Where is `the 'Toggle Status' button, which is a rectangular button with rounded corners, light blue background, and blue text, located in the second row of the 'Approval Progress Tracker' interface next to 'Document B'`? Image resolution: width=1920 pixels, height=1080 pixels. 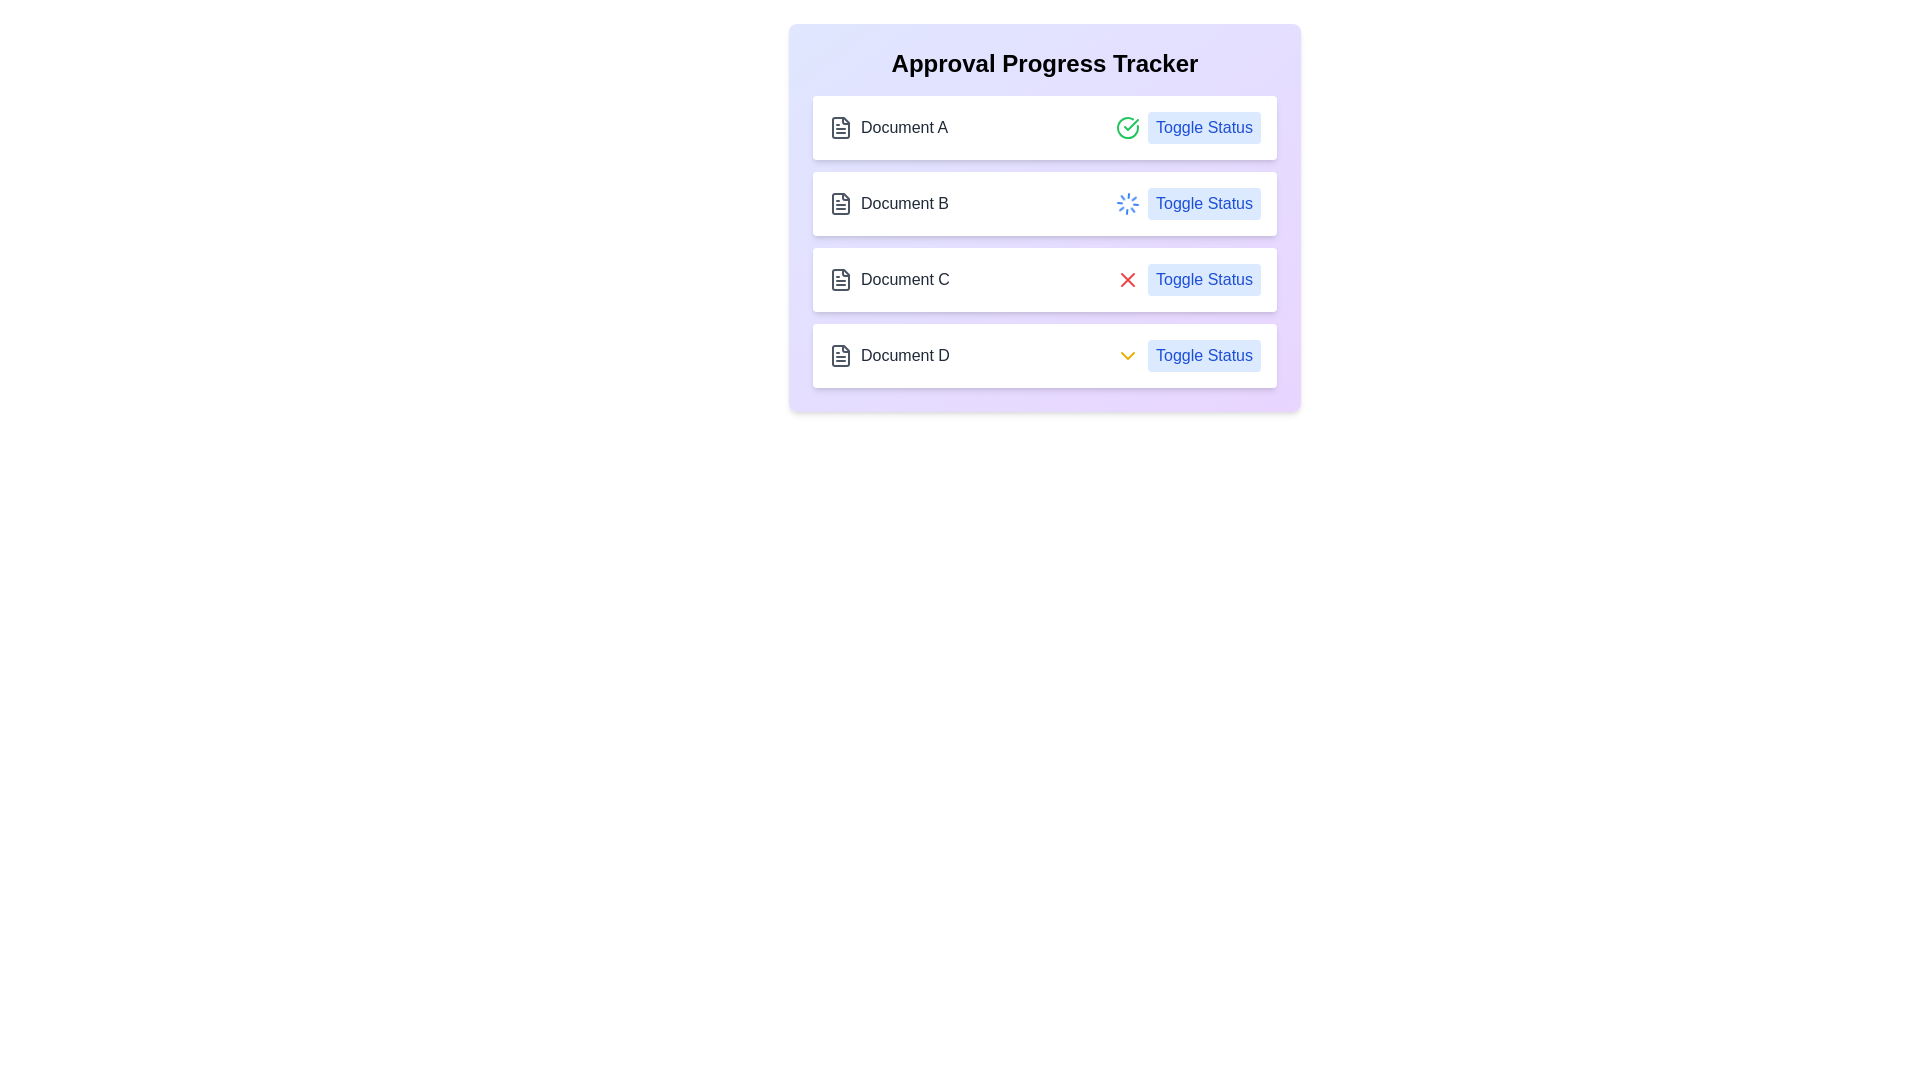 the 'Toggle Status' button, which is a rectangular button with rounded corners, light blue background, and blue text, located in the second row of the 'Approval Progress Tracker' interface next to 'Document B' is located at coordinates (1203, 204).